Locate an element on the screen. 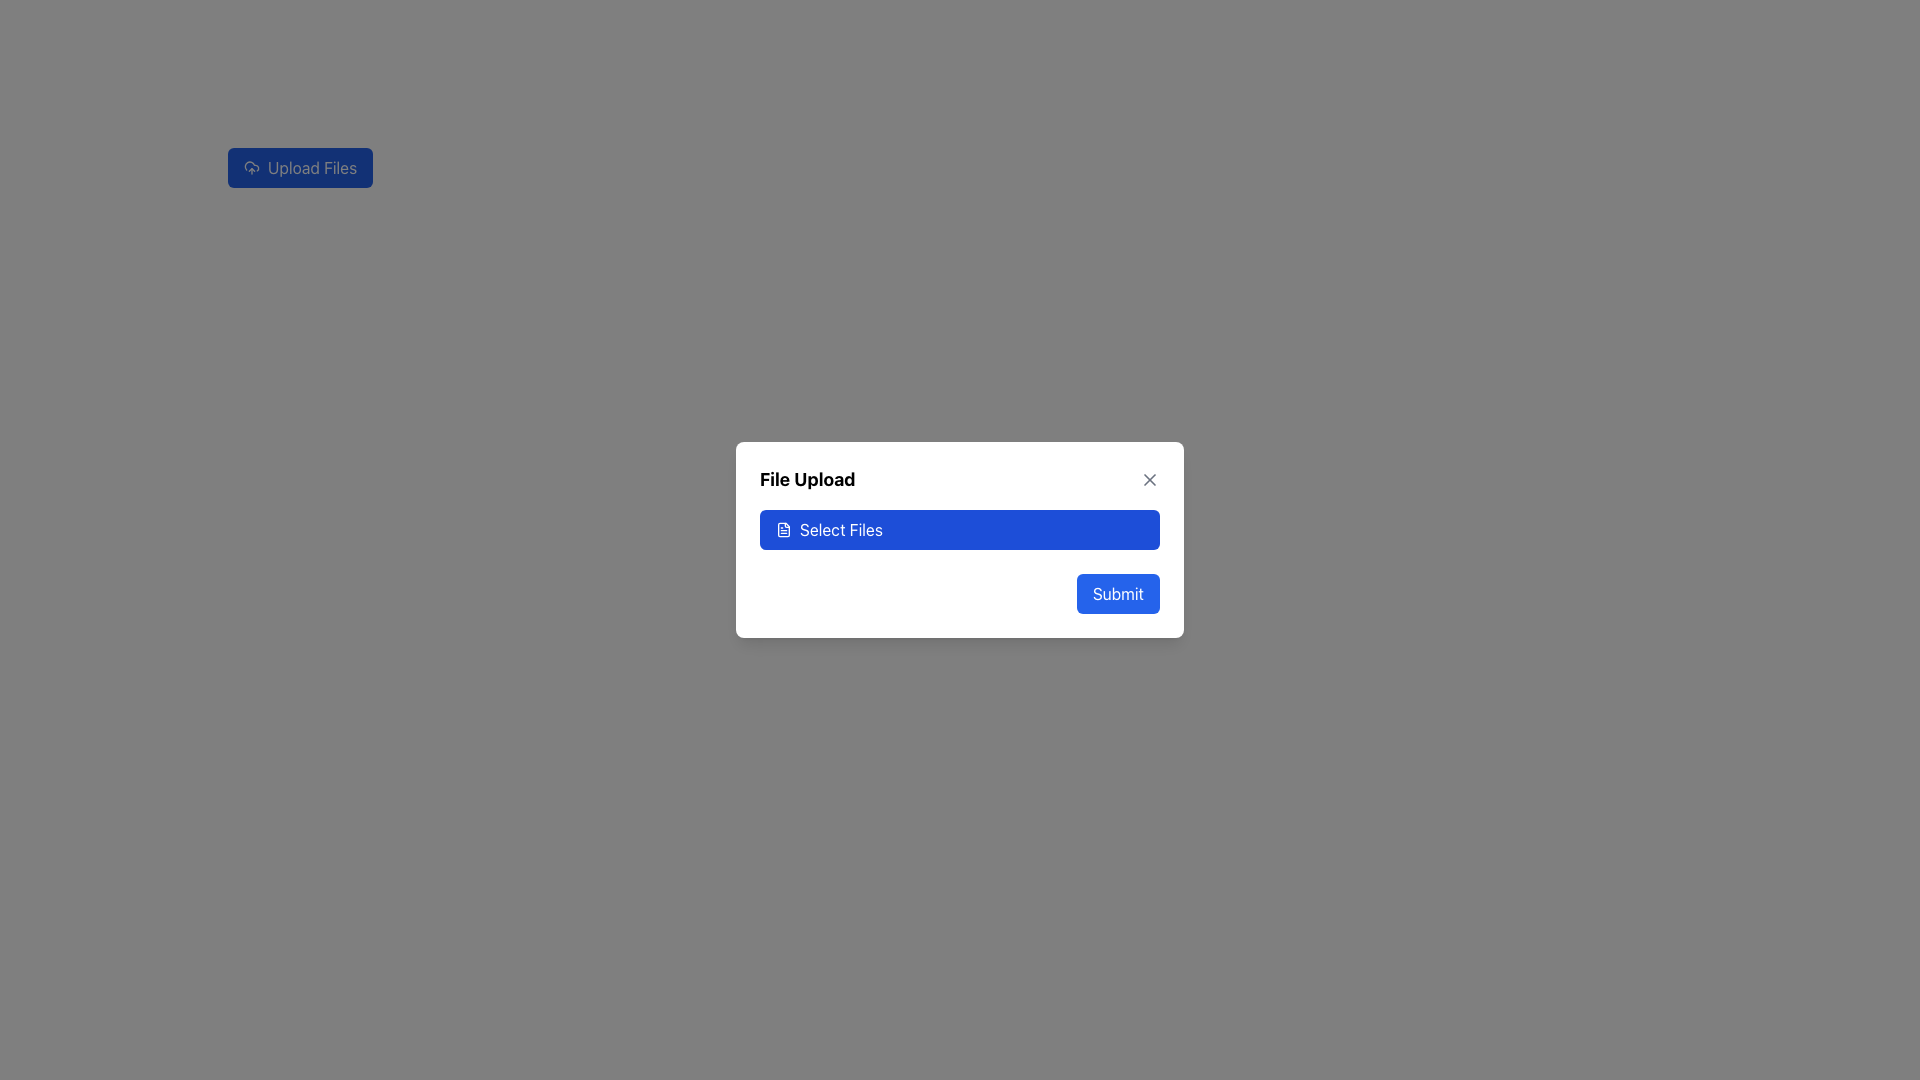 The height and width of the screenshot is (1080, 1920). the small gray 'X' icon located at the top-right corner of the 'File Upload' dialog box is located at coordinates (1150, 479).